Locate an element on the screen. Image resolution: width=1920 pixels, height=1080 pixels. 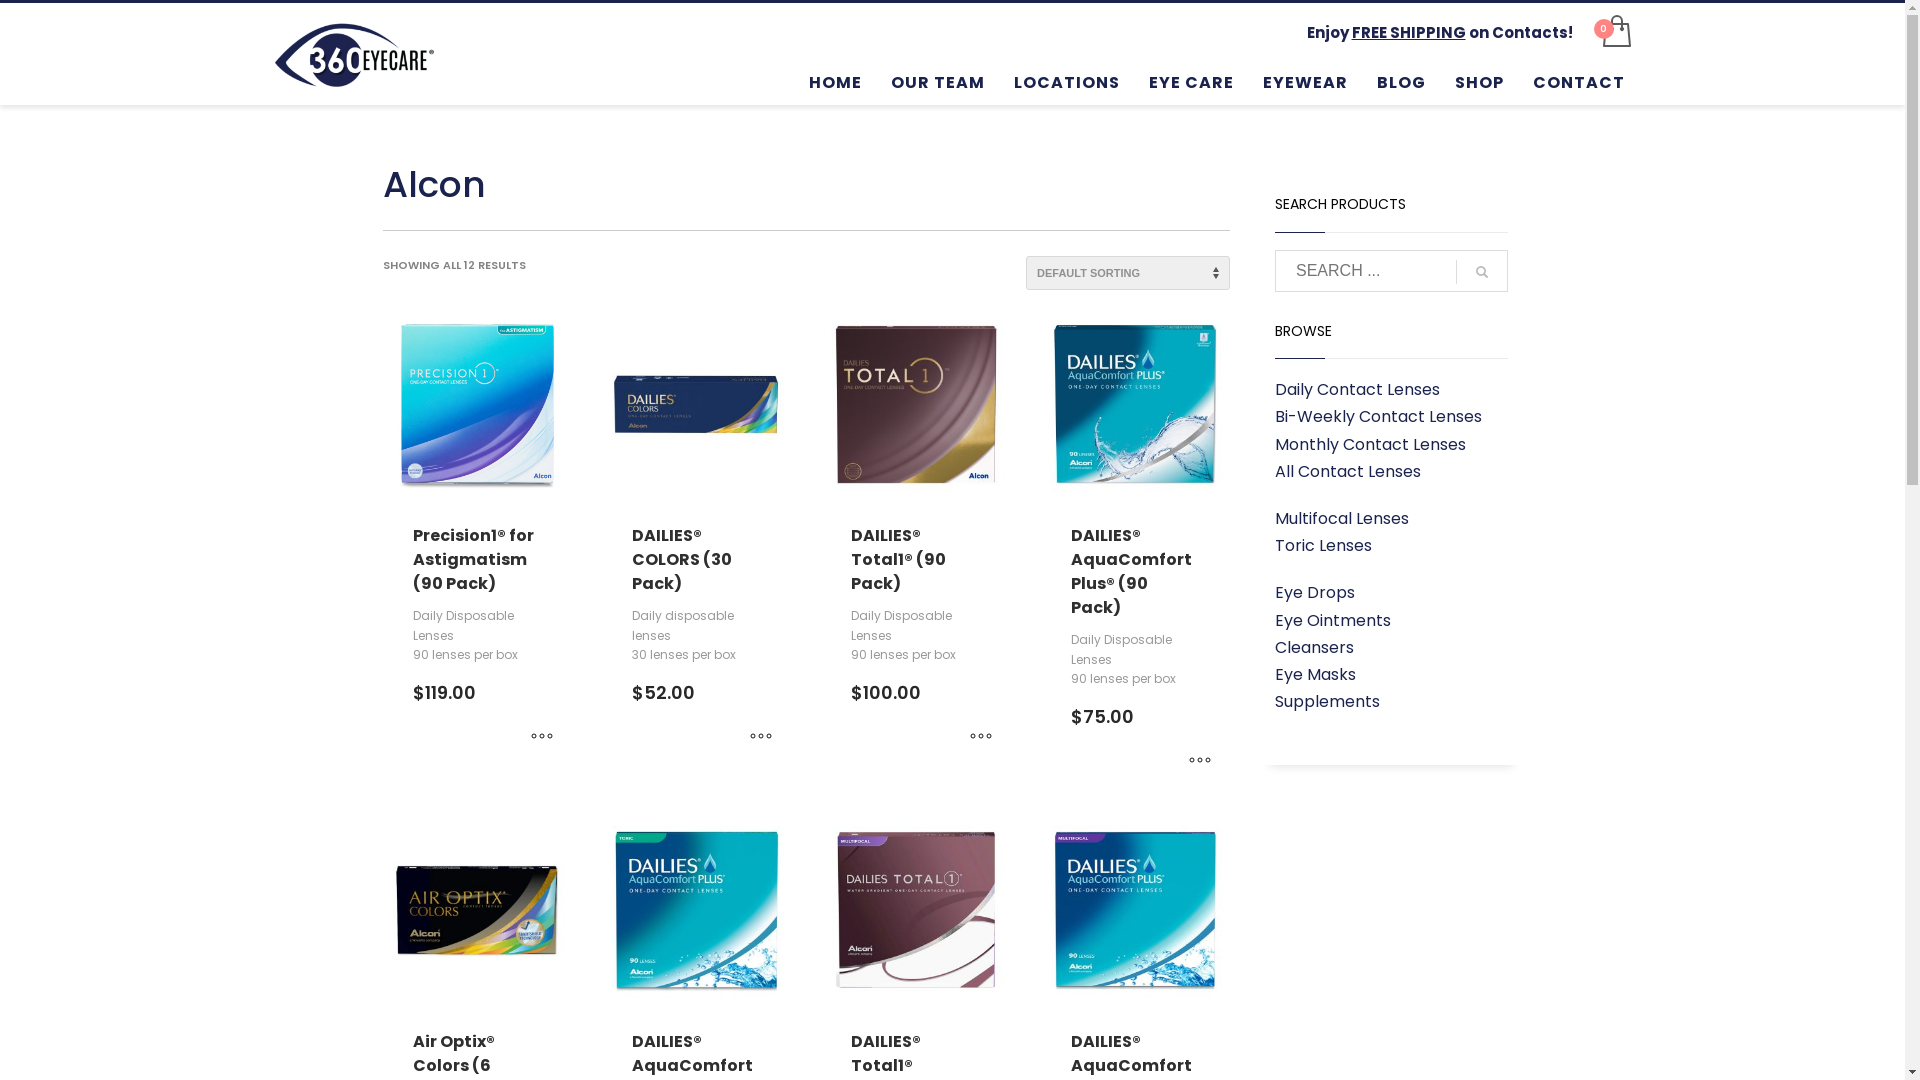
'View your shopping cart' is located at coordinates (1592, 31).